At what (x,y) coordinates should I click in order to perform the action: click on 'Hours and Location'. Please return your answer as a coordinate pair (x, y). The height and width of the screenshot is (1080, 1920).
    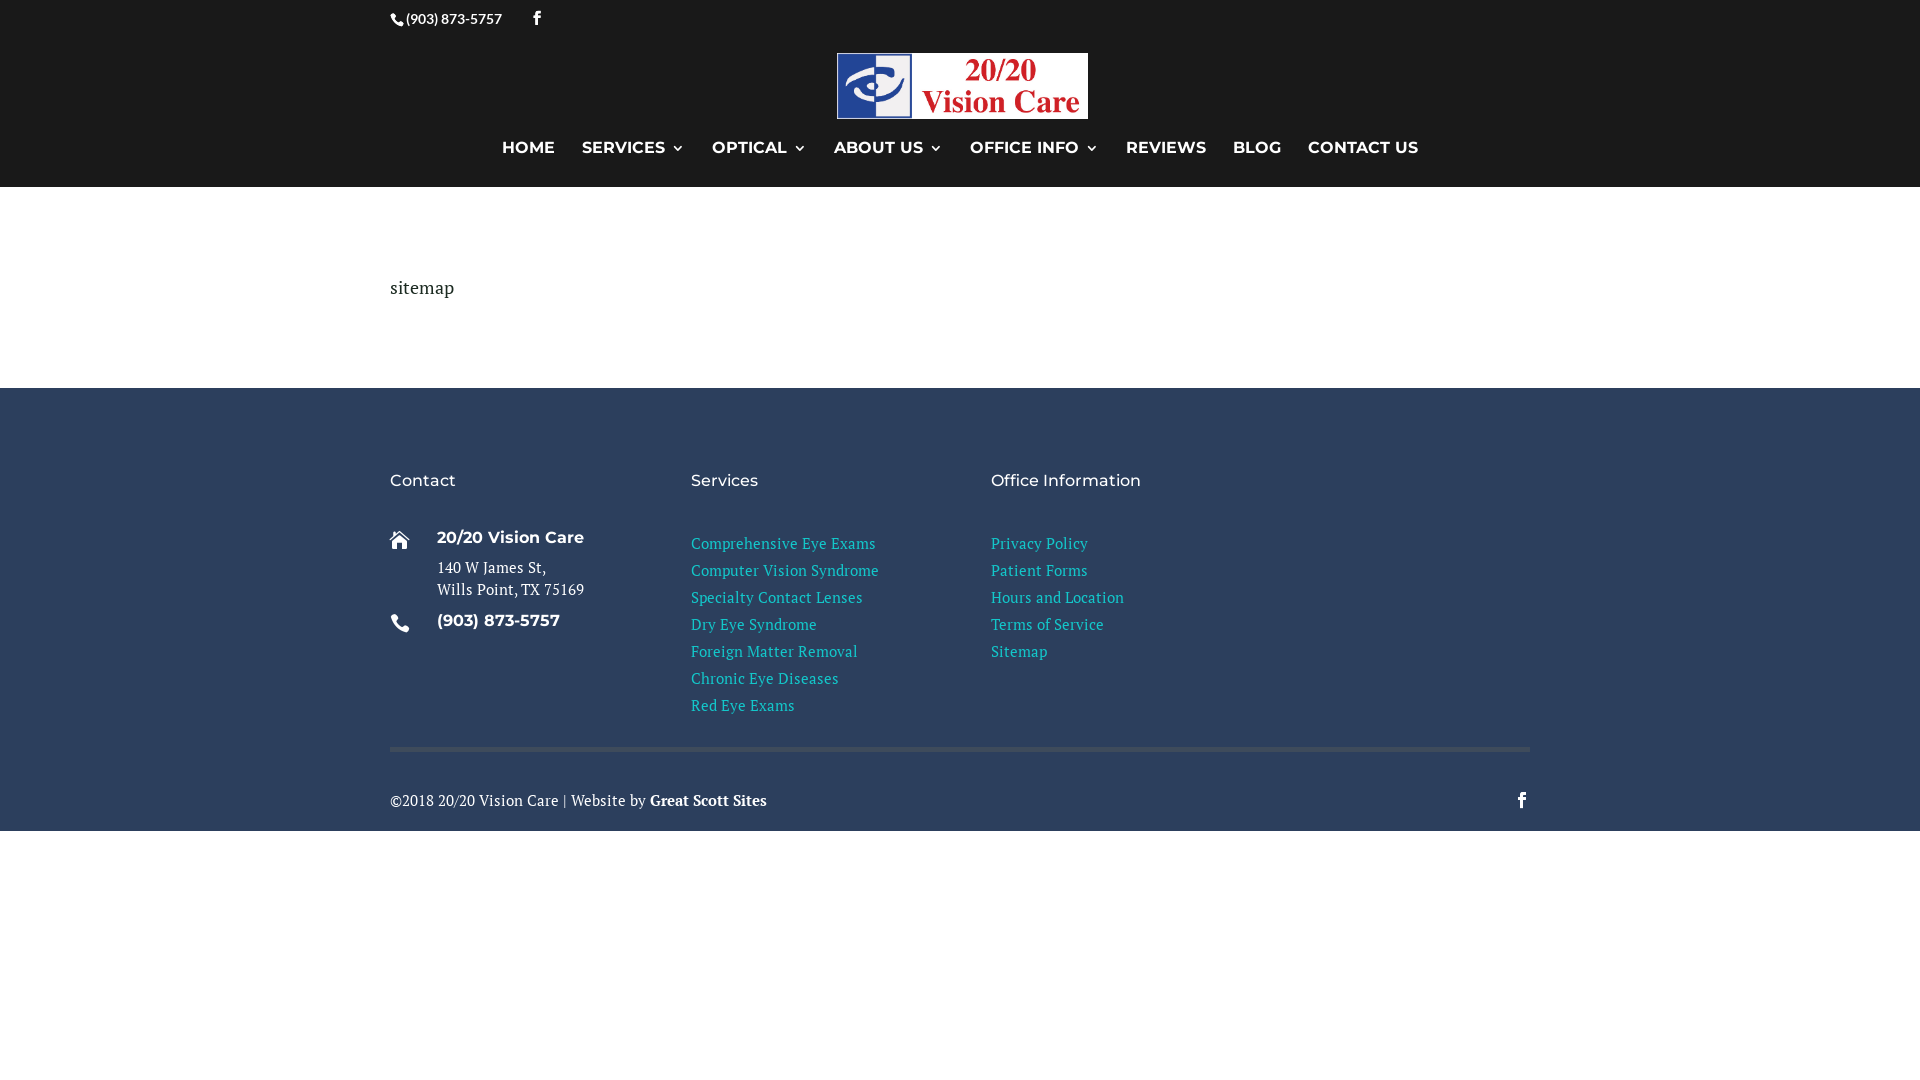
    Looking at the image, I should click on (990, 596).